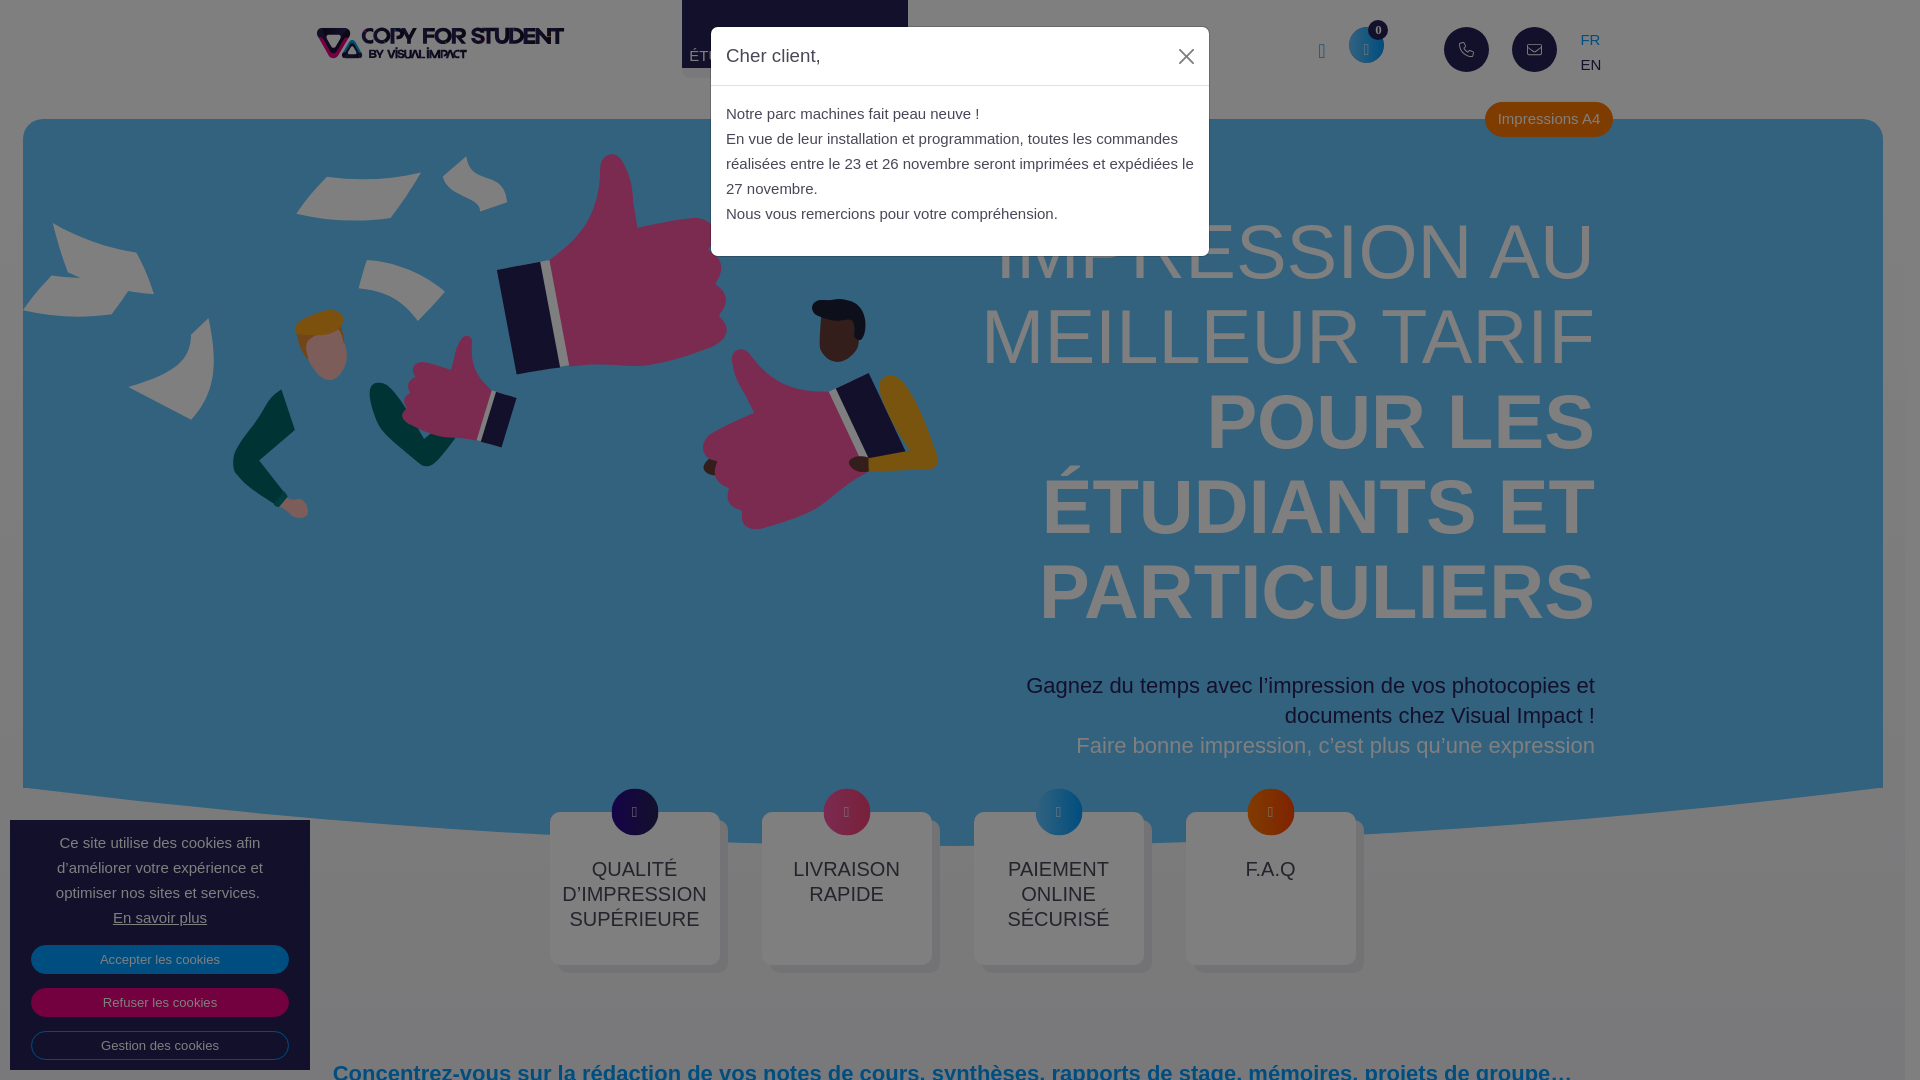  What do you see at coordinates (158, 1002) in the screenshot?
I see `'Refuser les cookies'` at bounding box center [158, 1002].